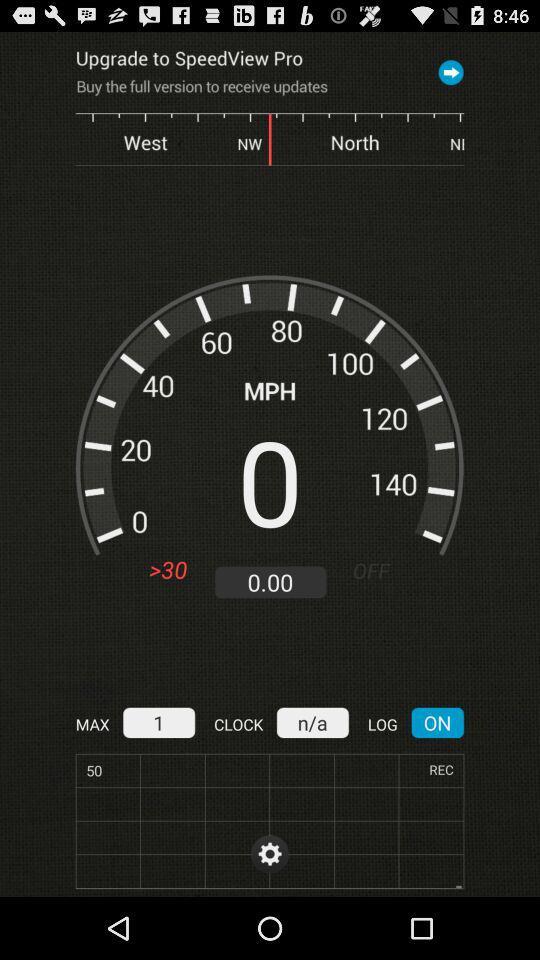 This screenshot has height=960, width=540. Describe the element at coordinates (270, 582) in the screenshot. I see `item next to off` at that location.